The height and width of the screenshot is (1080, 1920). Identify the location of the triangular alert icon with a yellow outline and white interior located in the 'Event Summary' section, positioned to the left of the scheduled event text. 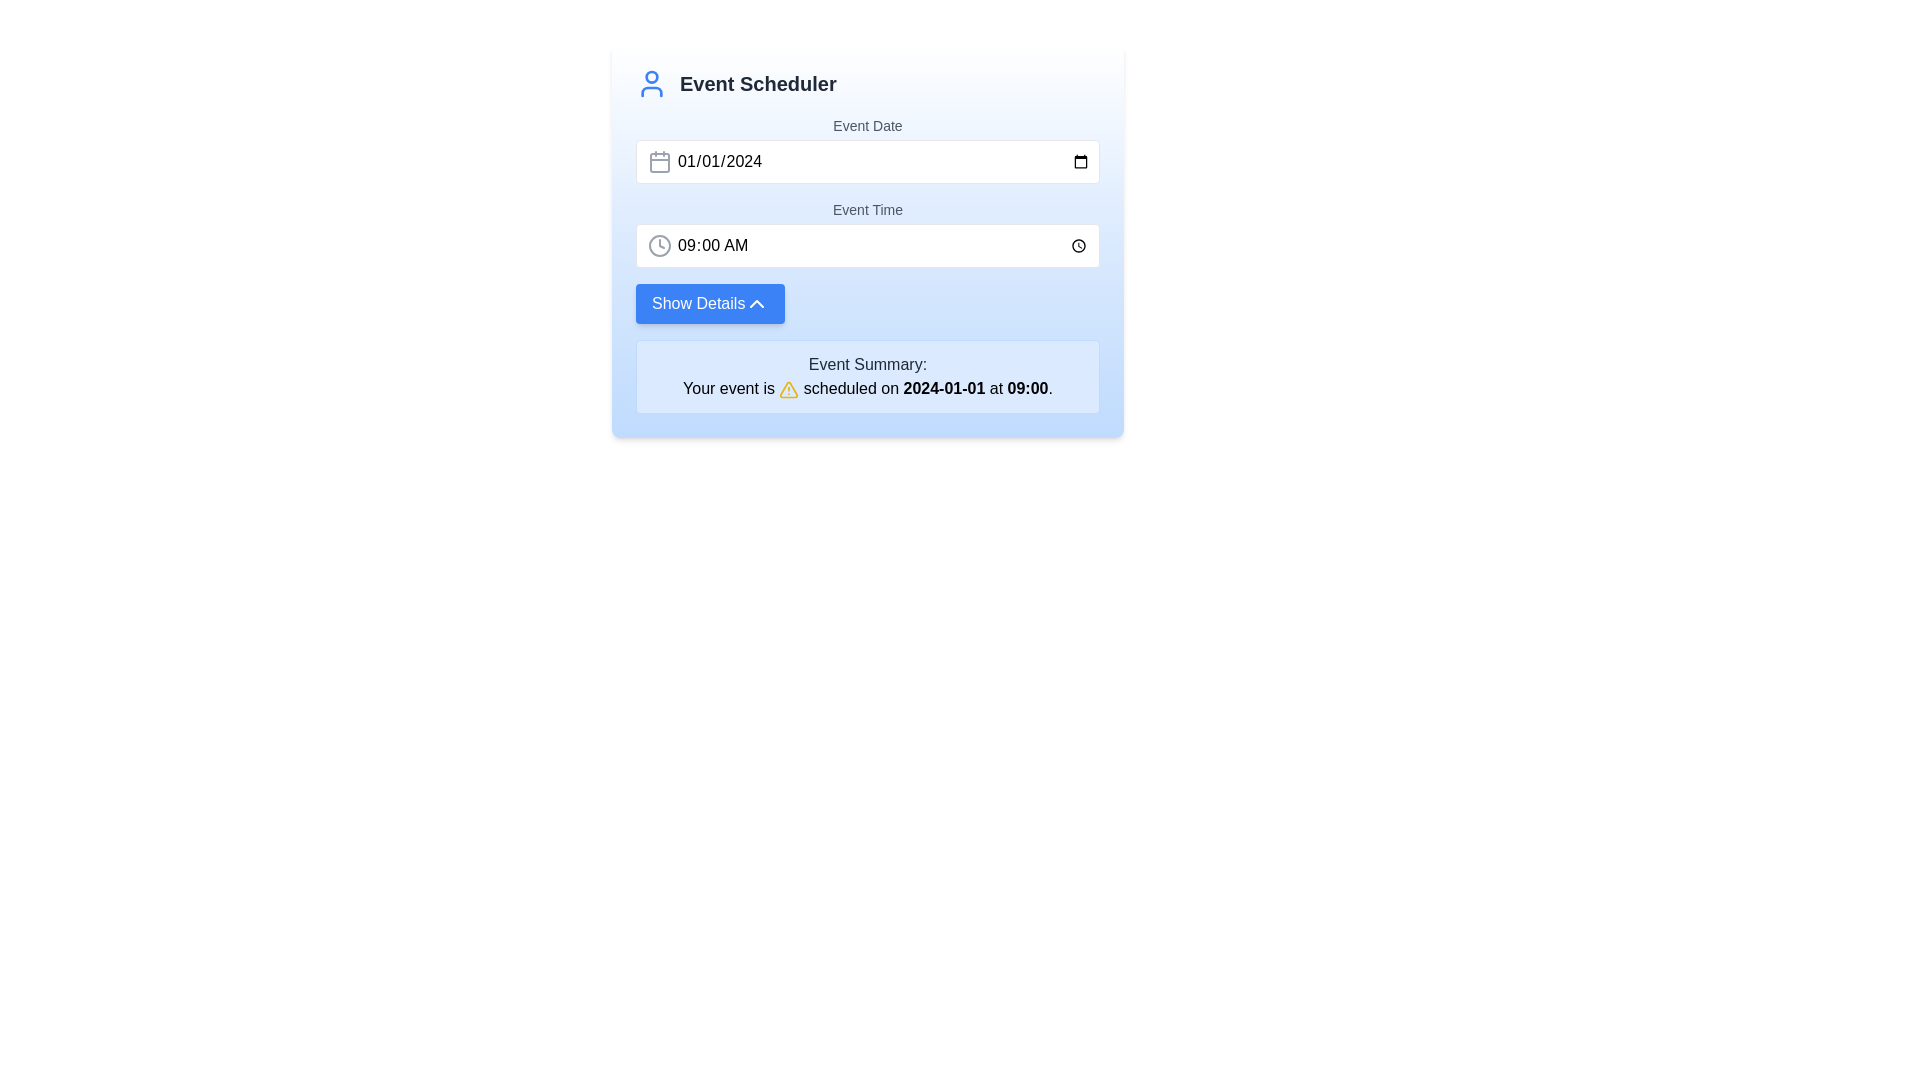
(788, 389).